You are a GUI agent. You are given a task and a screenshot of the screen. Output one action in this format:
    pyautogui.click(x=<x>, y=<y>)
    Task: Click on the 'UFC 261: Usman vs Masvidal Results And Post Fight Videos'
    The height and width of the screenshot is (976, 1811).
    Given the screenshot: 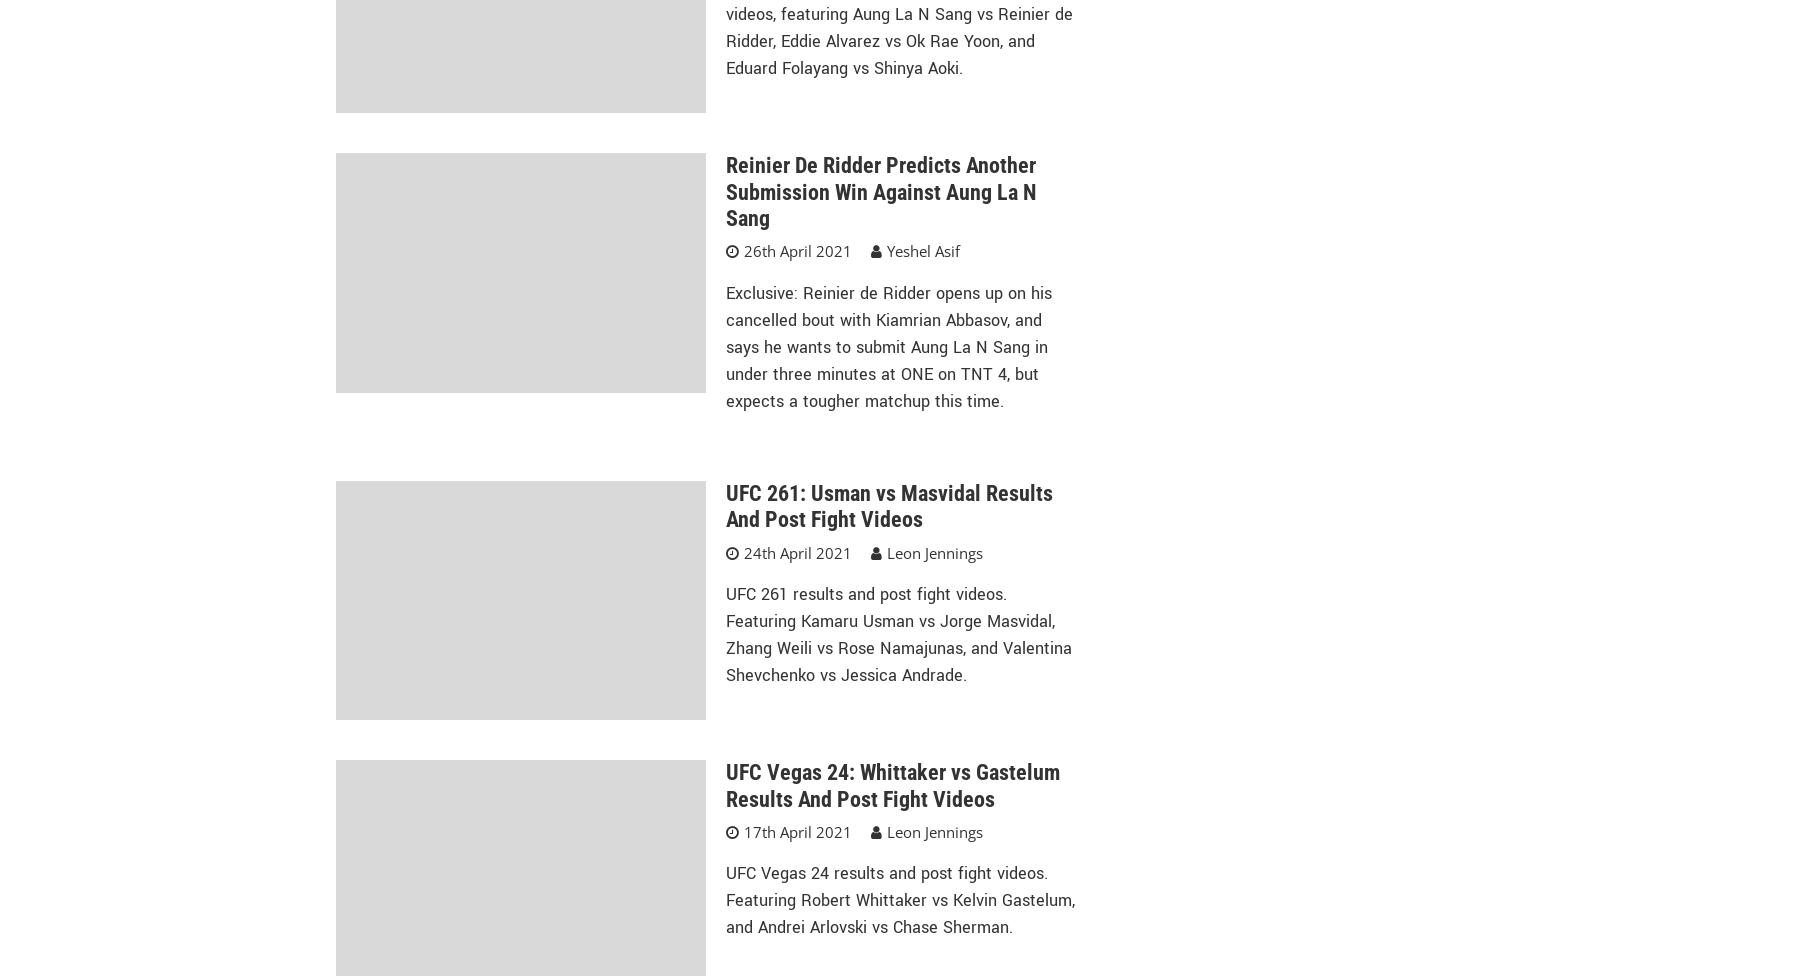 What is the action you would take?
    pyautogui.click(x=888, y=505)
    